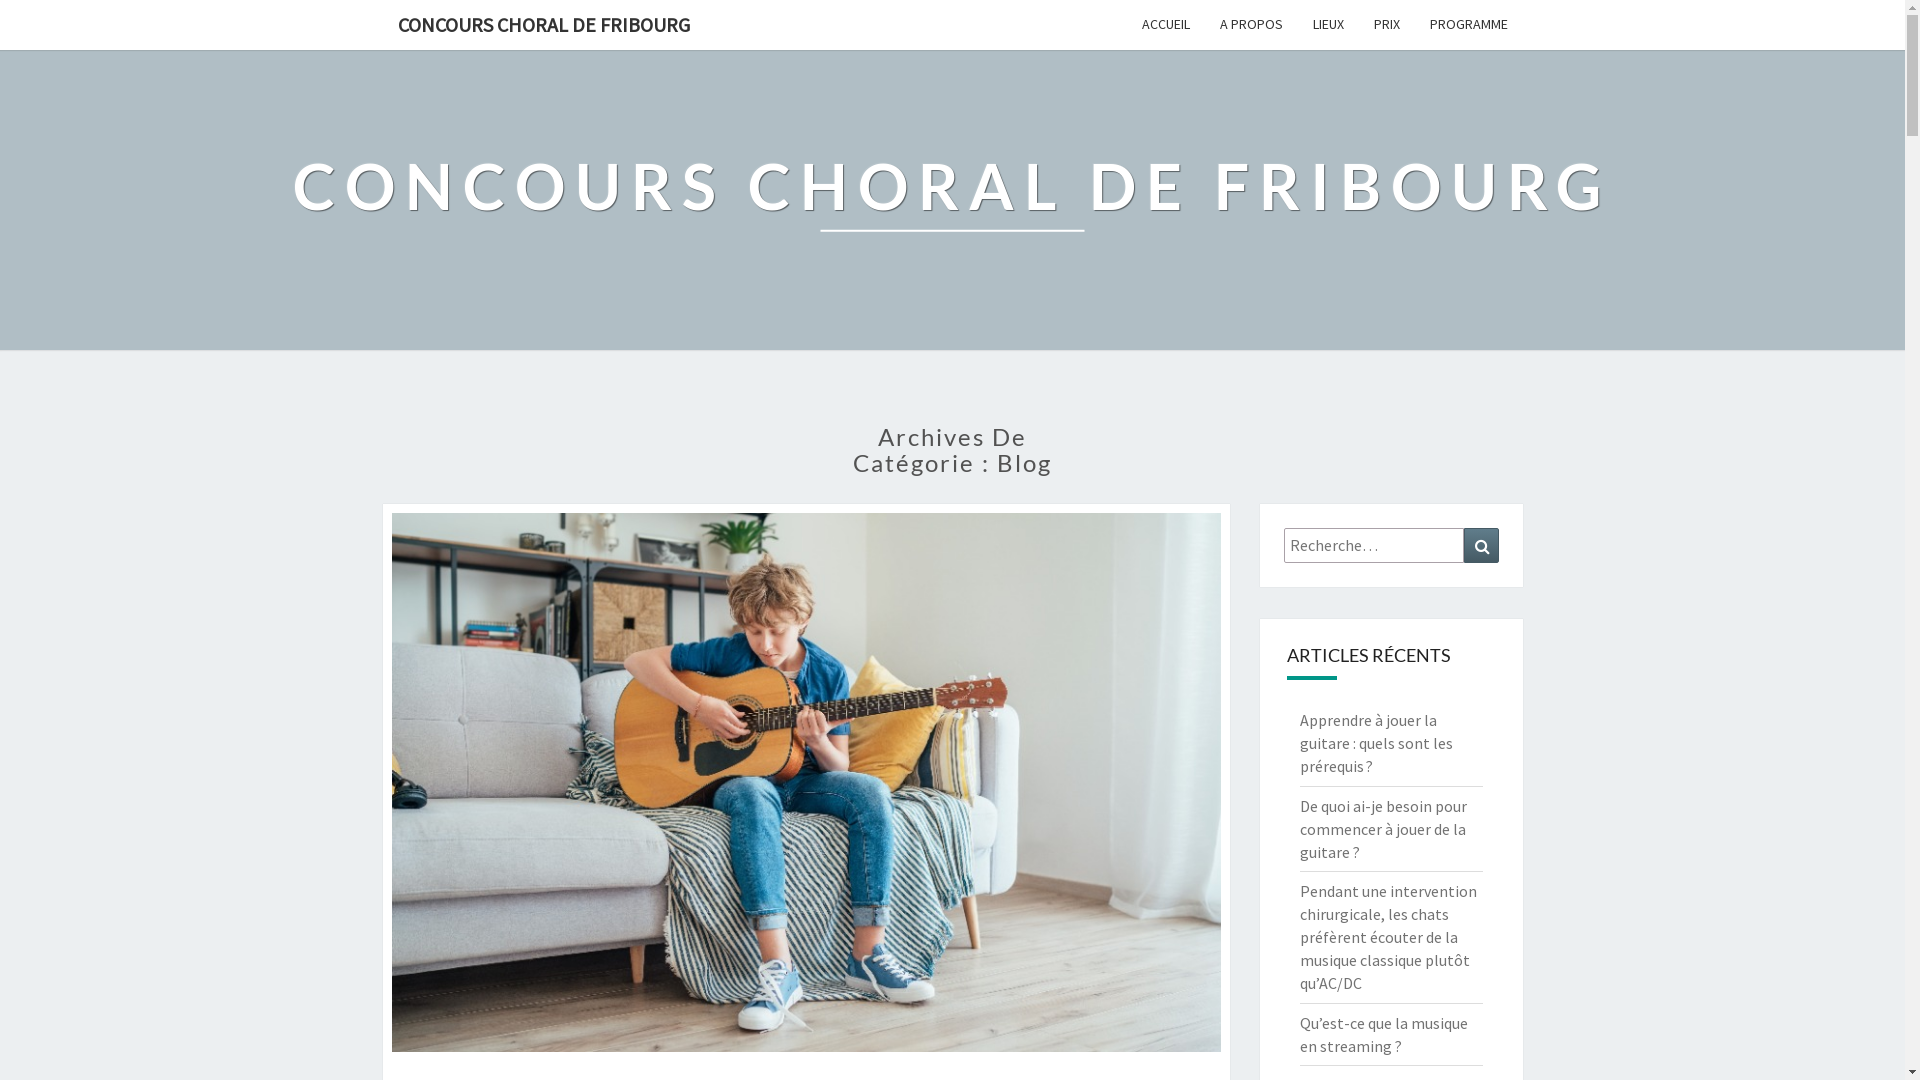  Describe the element at coordinates (1358, 23) in the screenshot. I see `'PRIX'` at that location.